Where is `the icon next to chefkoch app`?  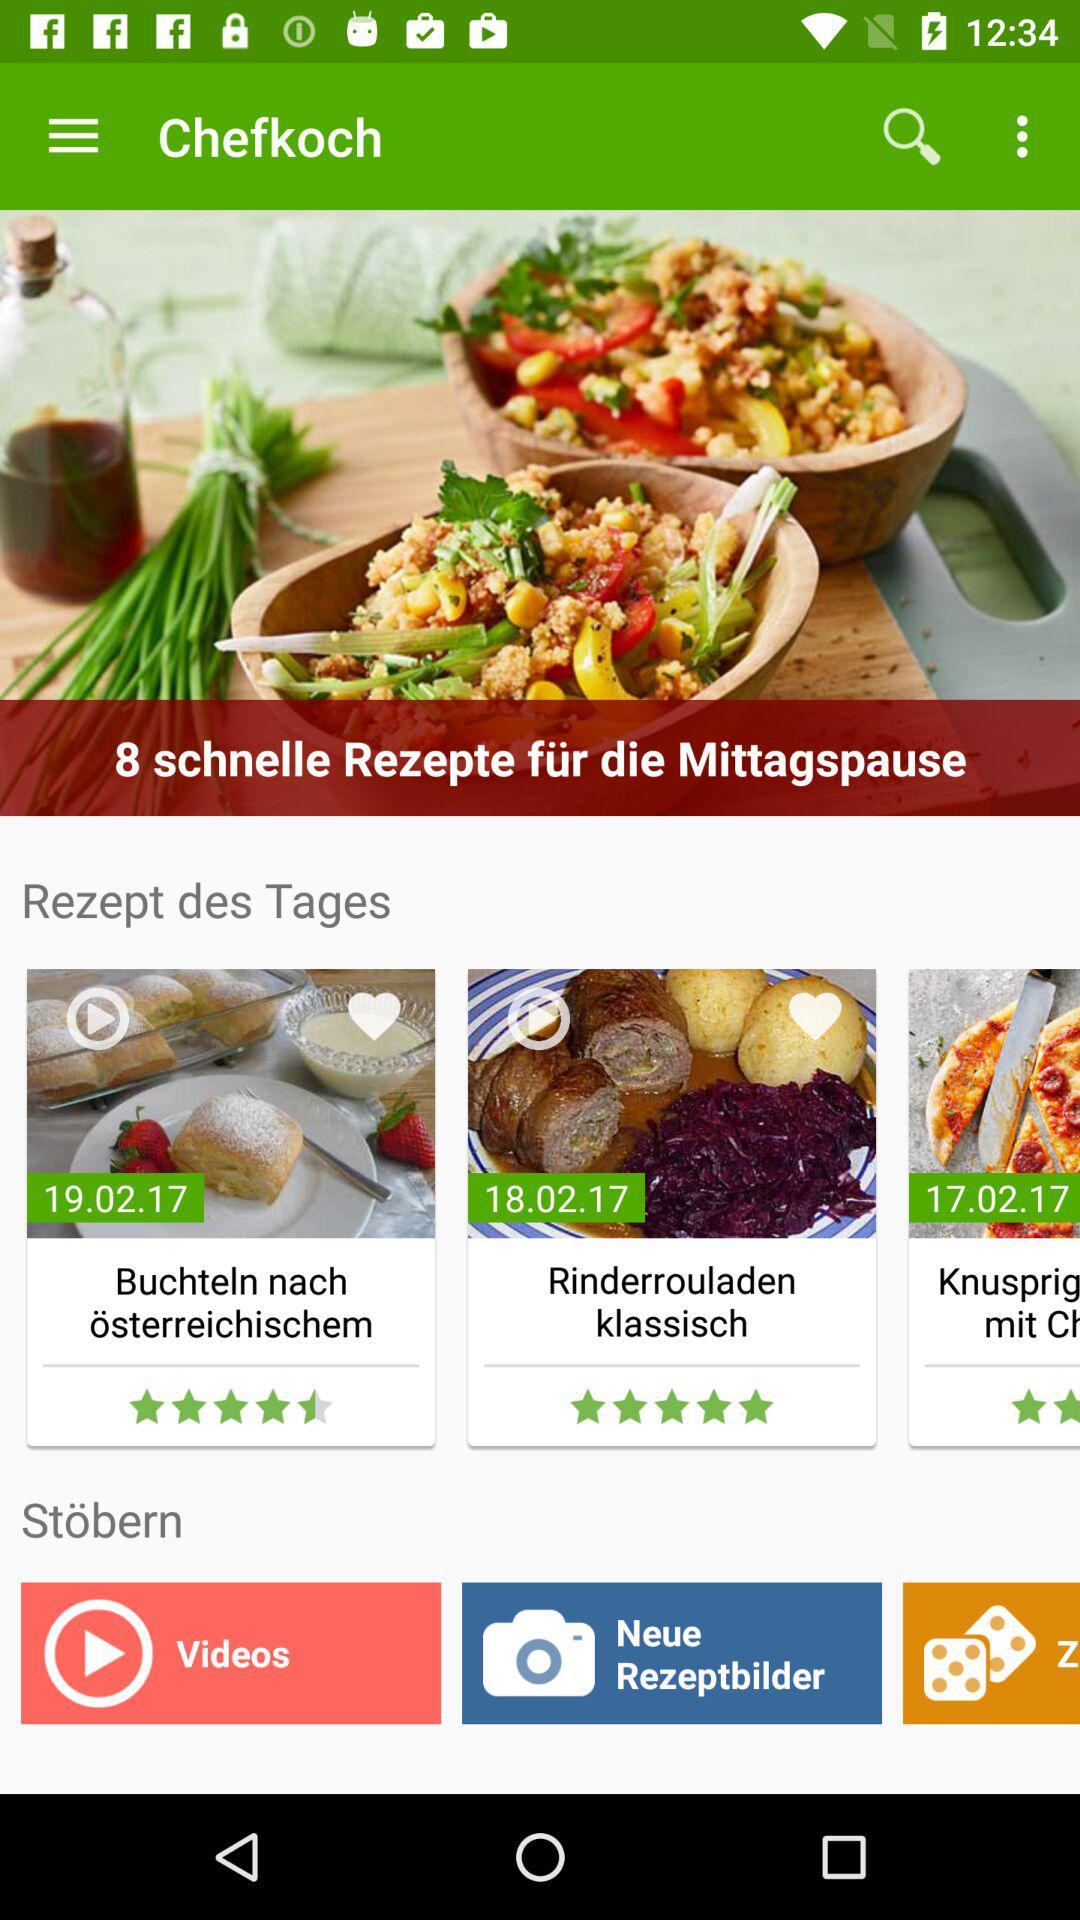 the icon next to chefkoch app is located at coordinates (911, 135).